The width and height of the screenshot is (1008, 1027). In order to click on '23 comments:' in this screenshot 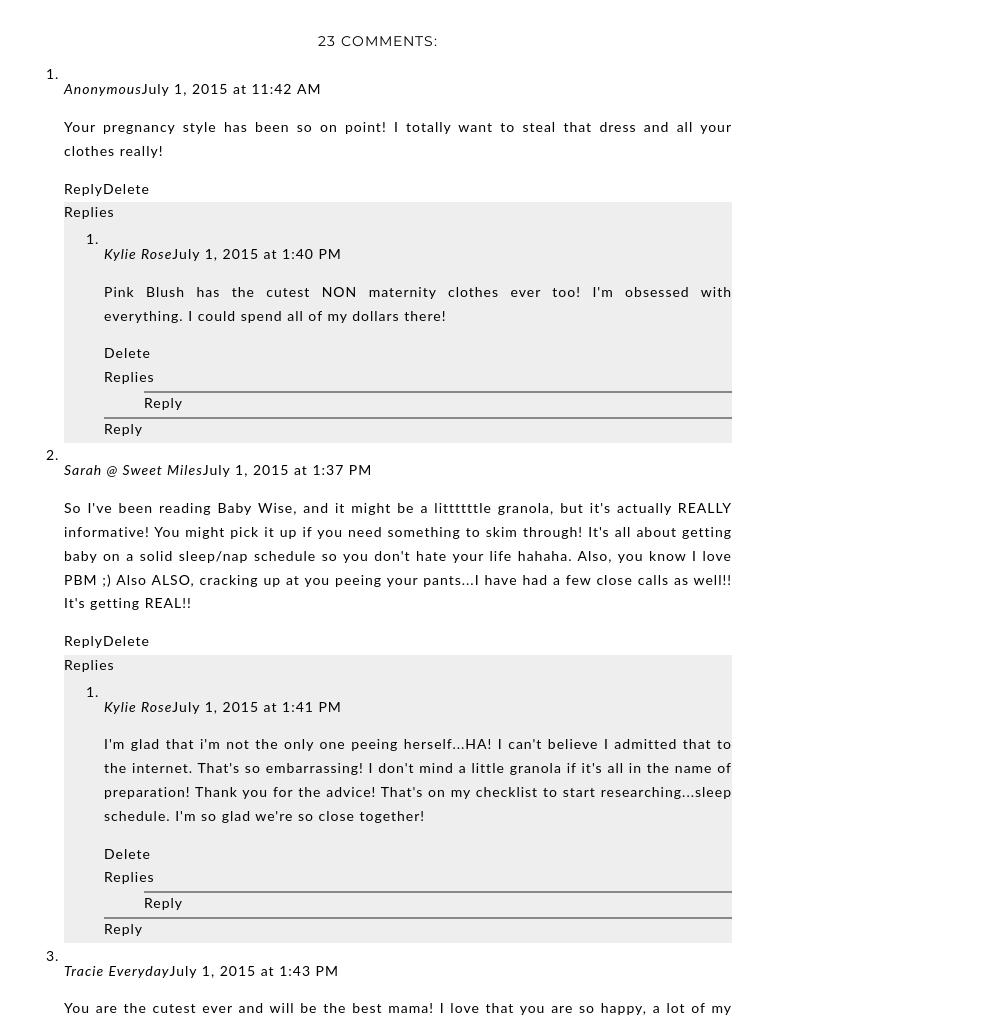, I will do `click(378, 40)`.